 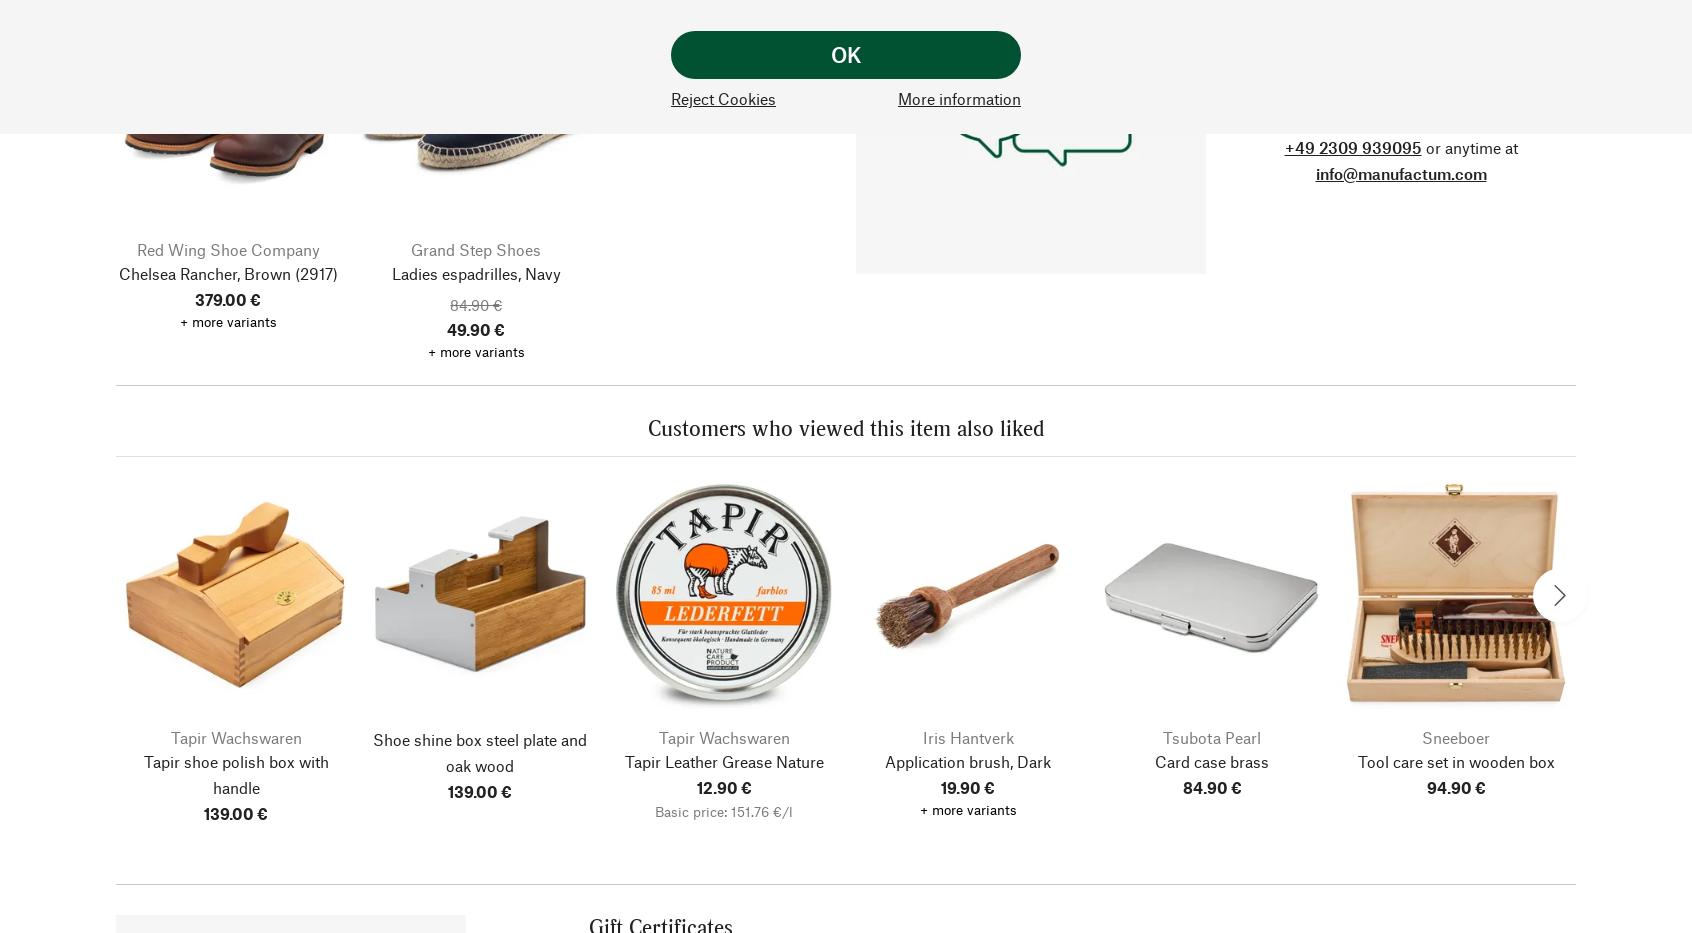 What do you see at coordinates (479, 750) in the screenshot?
I see `'Shoe shine box steel plate and oak wood'` at bounding box center [479, 750].